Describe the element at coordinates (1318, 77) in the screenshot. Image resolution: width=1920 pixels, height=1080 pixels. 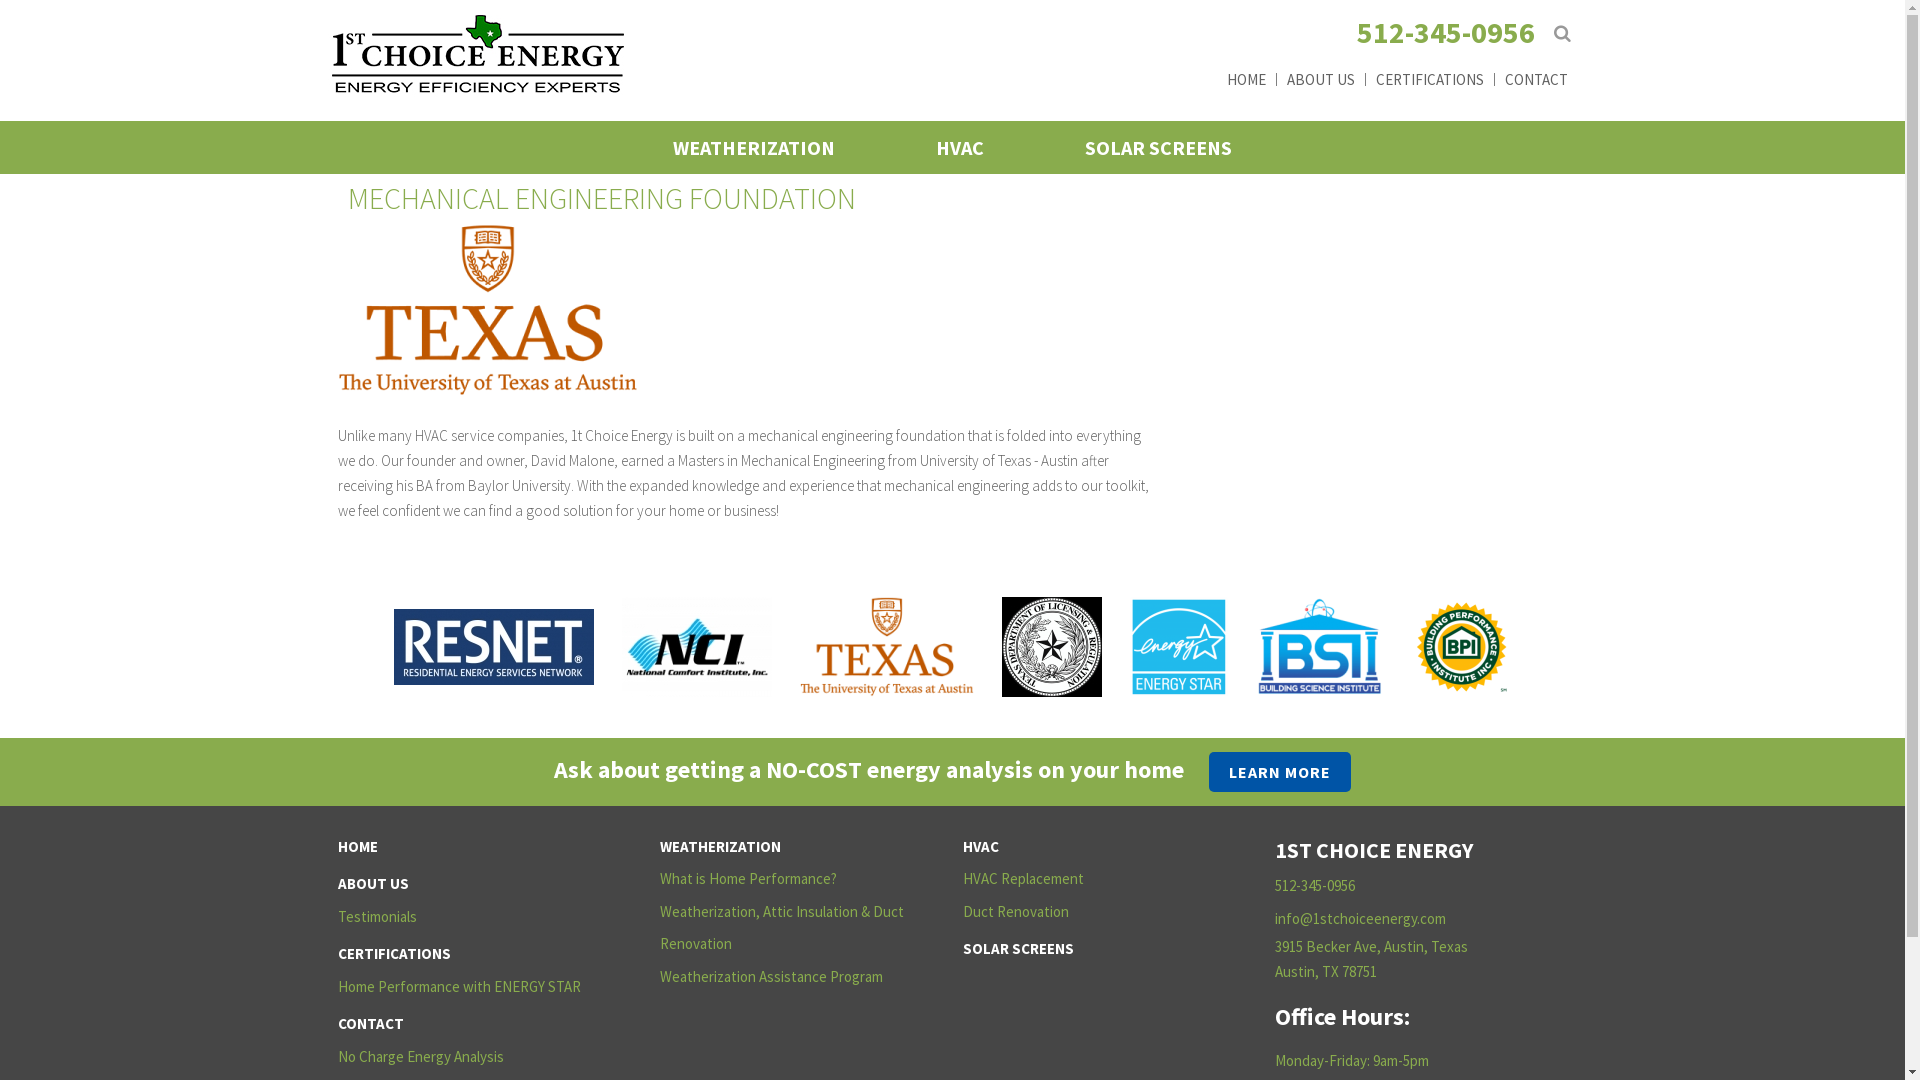
I see `'ABOUT US'` at that location.